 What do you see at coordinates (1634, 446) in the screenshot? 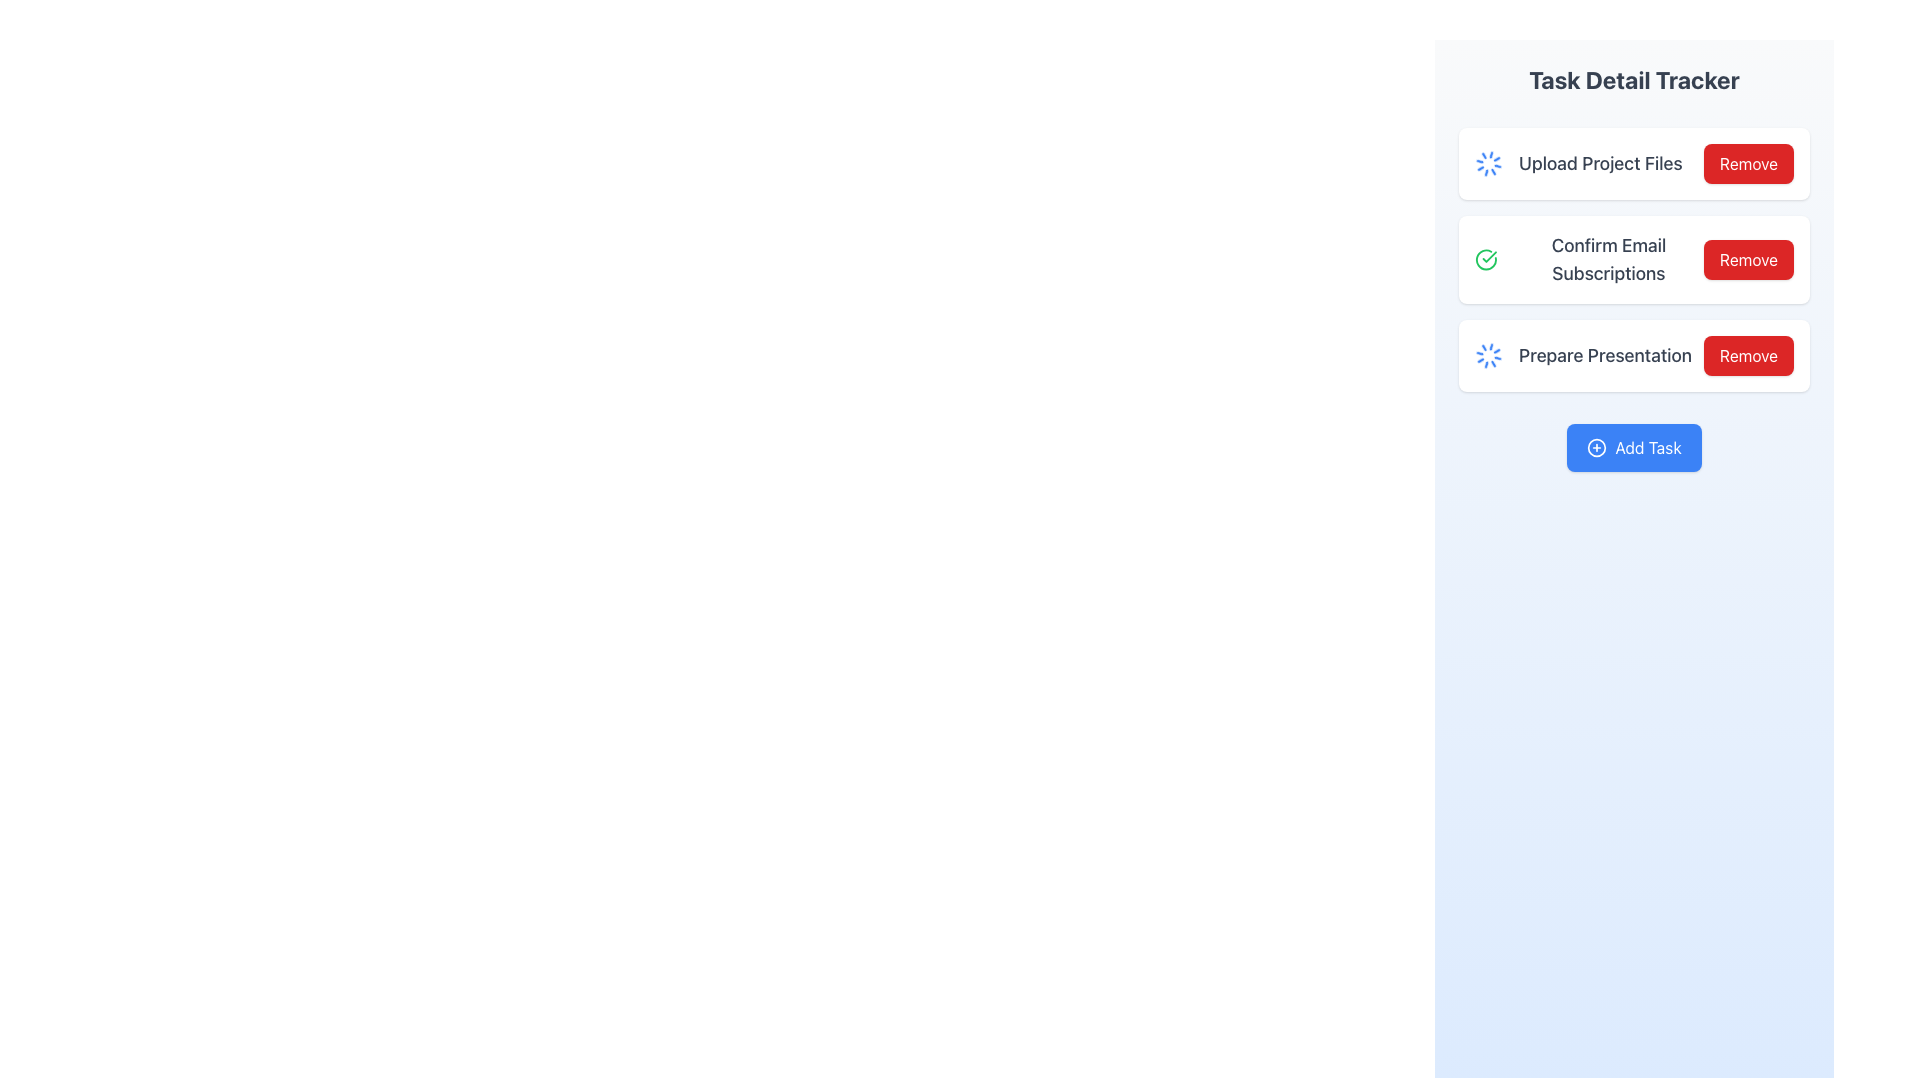
I see `the 'Add Task' button` at bounding box center [1634, 446].